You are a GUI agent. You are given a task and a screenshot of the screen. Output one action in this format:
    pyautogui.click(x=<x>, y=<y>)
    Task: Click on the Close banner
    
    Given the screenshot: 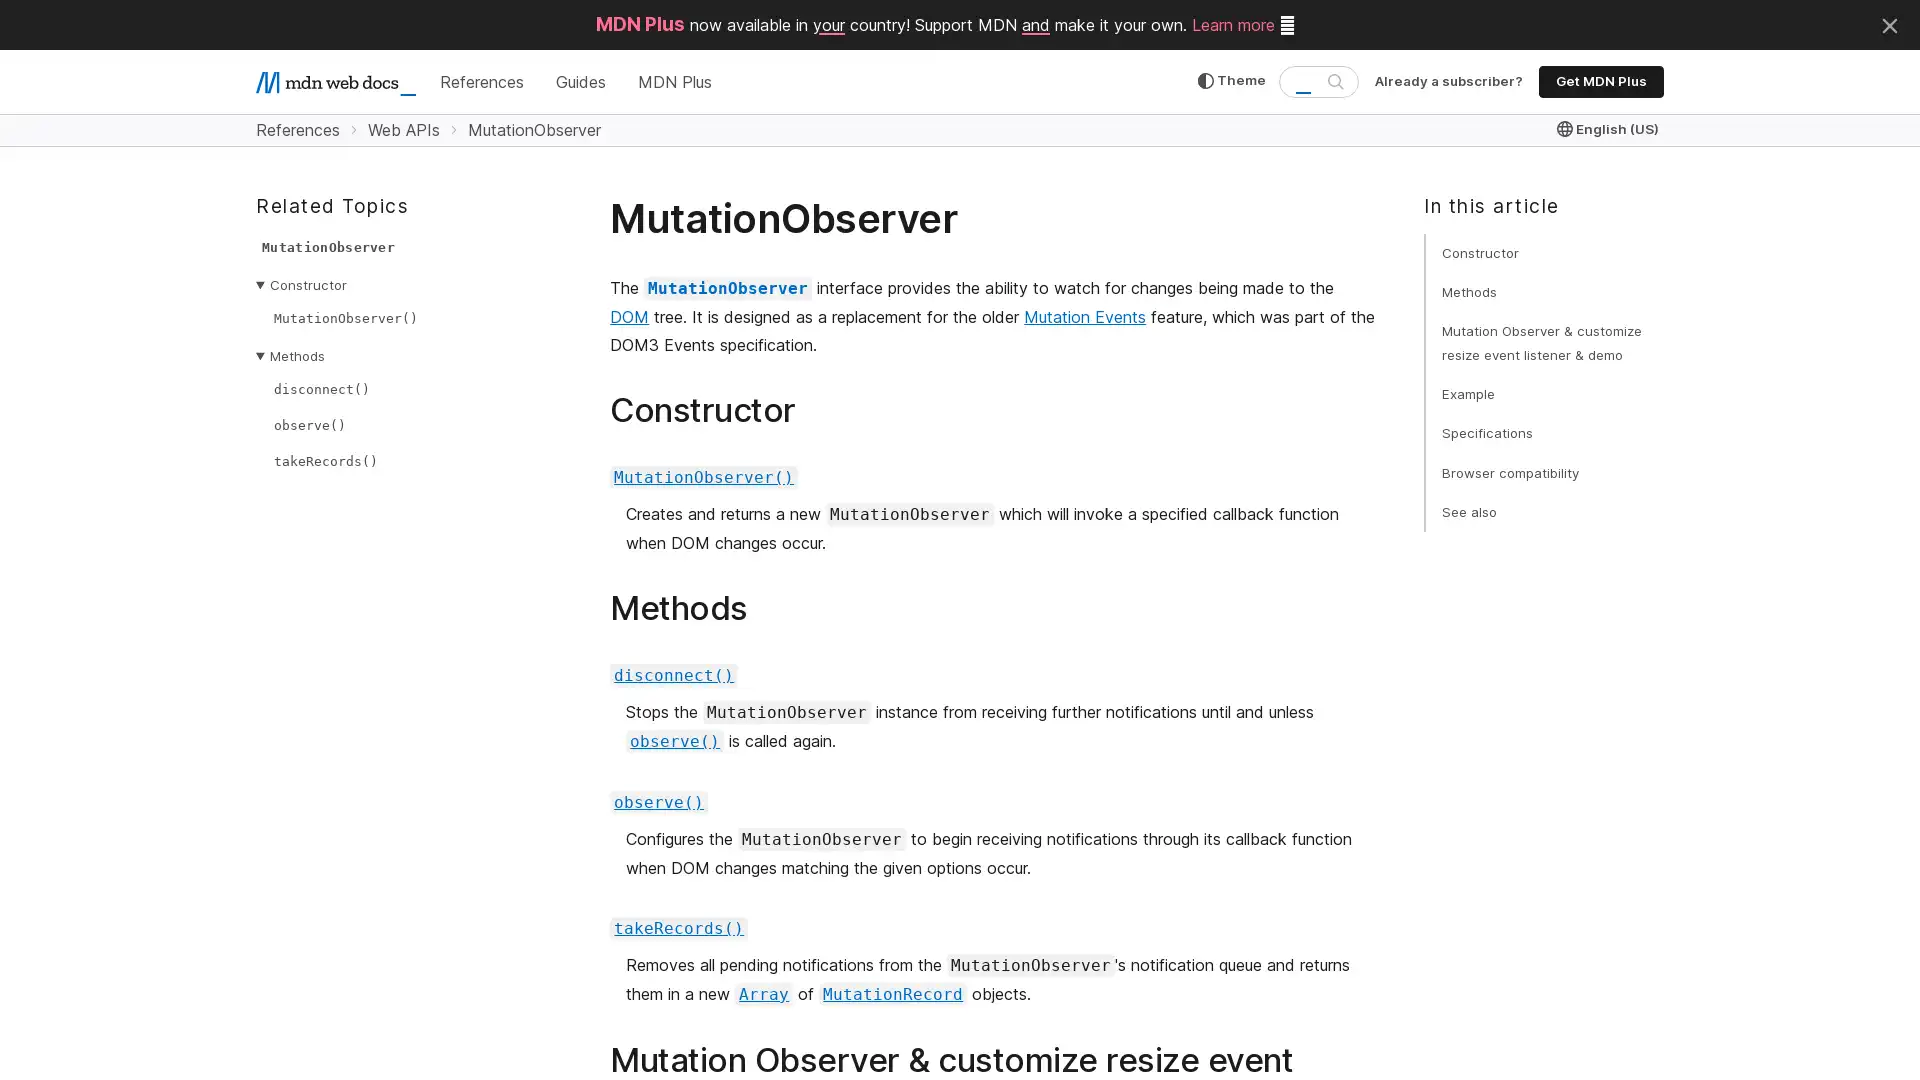 What is the action you would take?
    pyautogui.click(x=1889, y=23)
    